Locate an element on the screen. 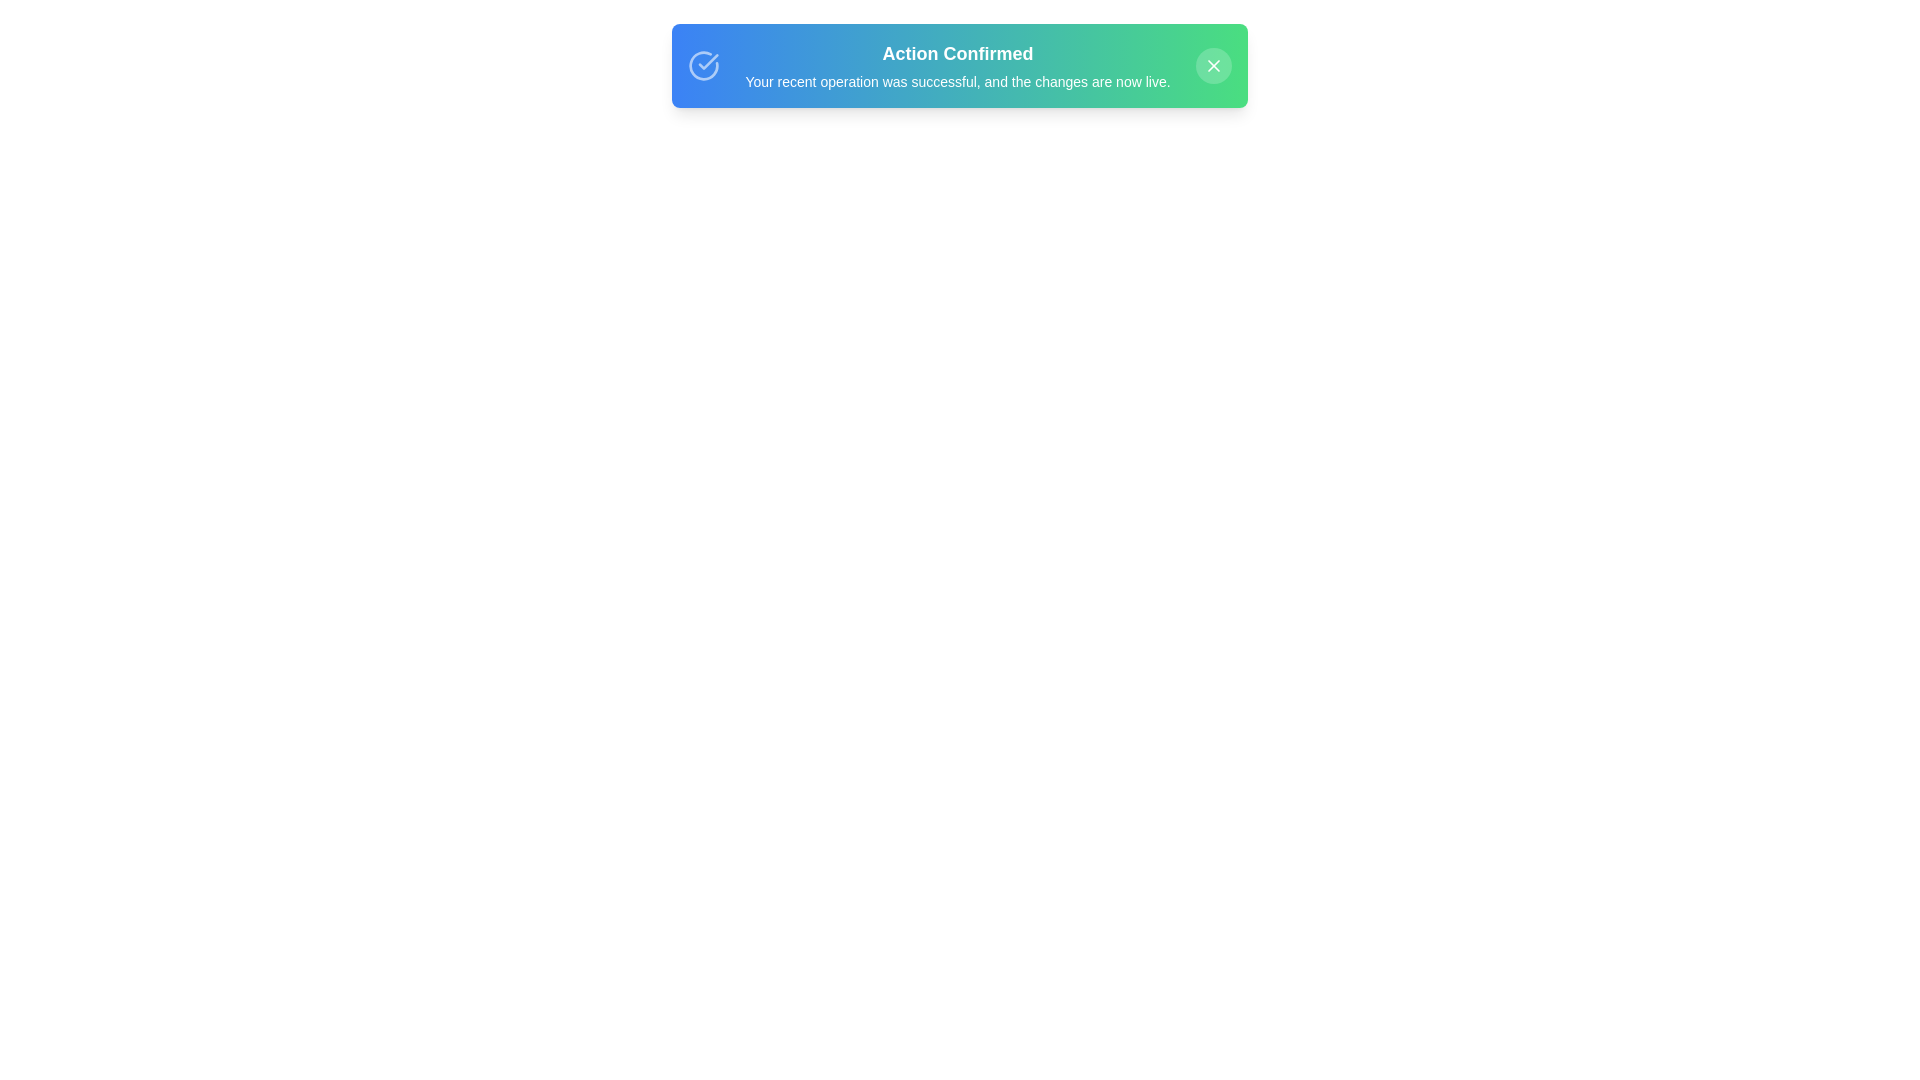 The image size is (1920, 1080). the close button of the snackbar to close it is located at coordinates (1213, 64).